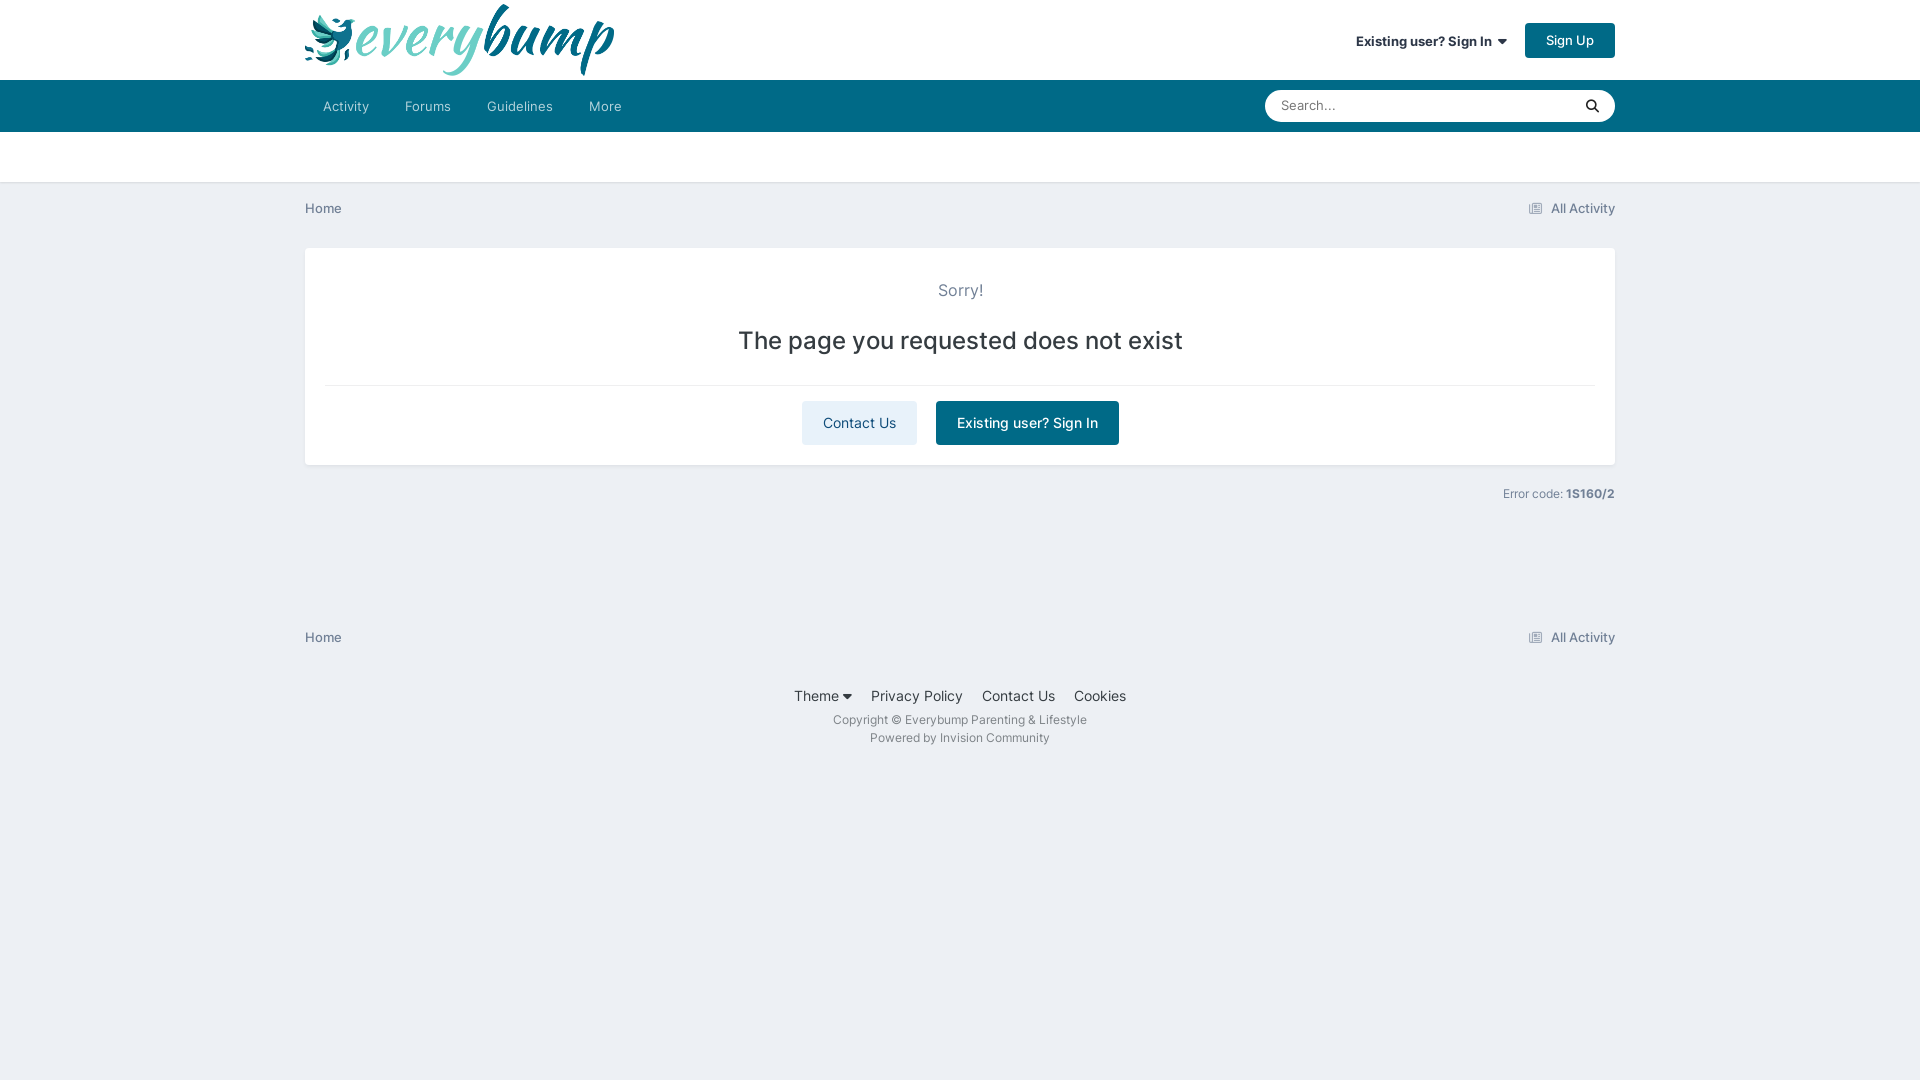  What do you see at coordinates (822, 694) in the screenshot?
I see `'Theme'` at bounding box center [822, 694].